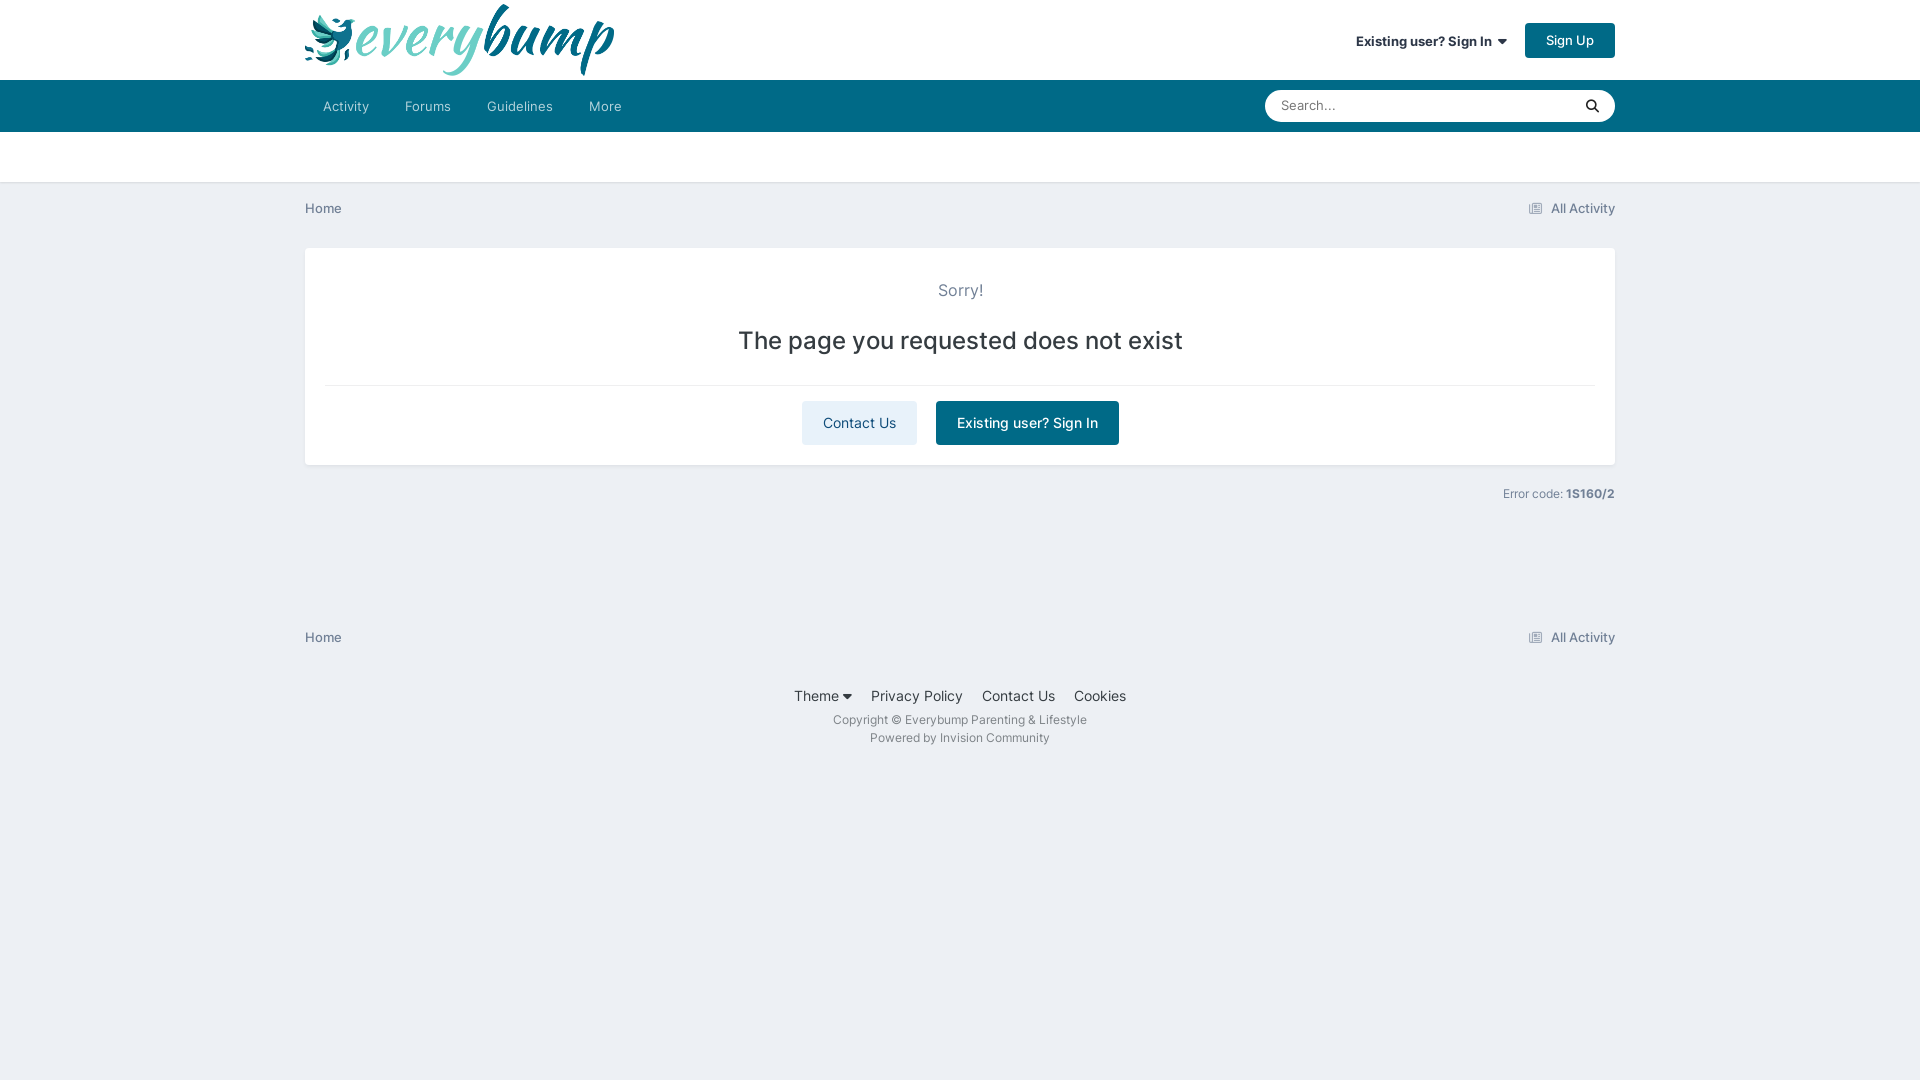  What do you see at coordinates (822, 694) in the screenshot?
I see `'Theme'` at bounding box center [822, 694].